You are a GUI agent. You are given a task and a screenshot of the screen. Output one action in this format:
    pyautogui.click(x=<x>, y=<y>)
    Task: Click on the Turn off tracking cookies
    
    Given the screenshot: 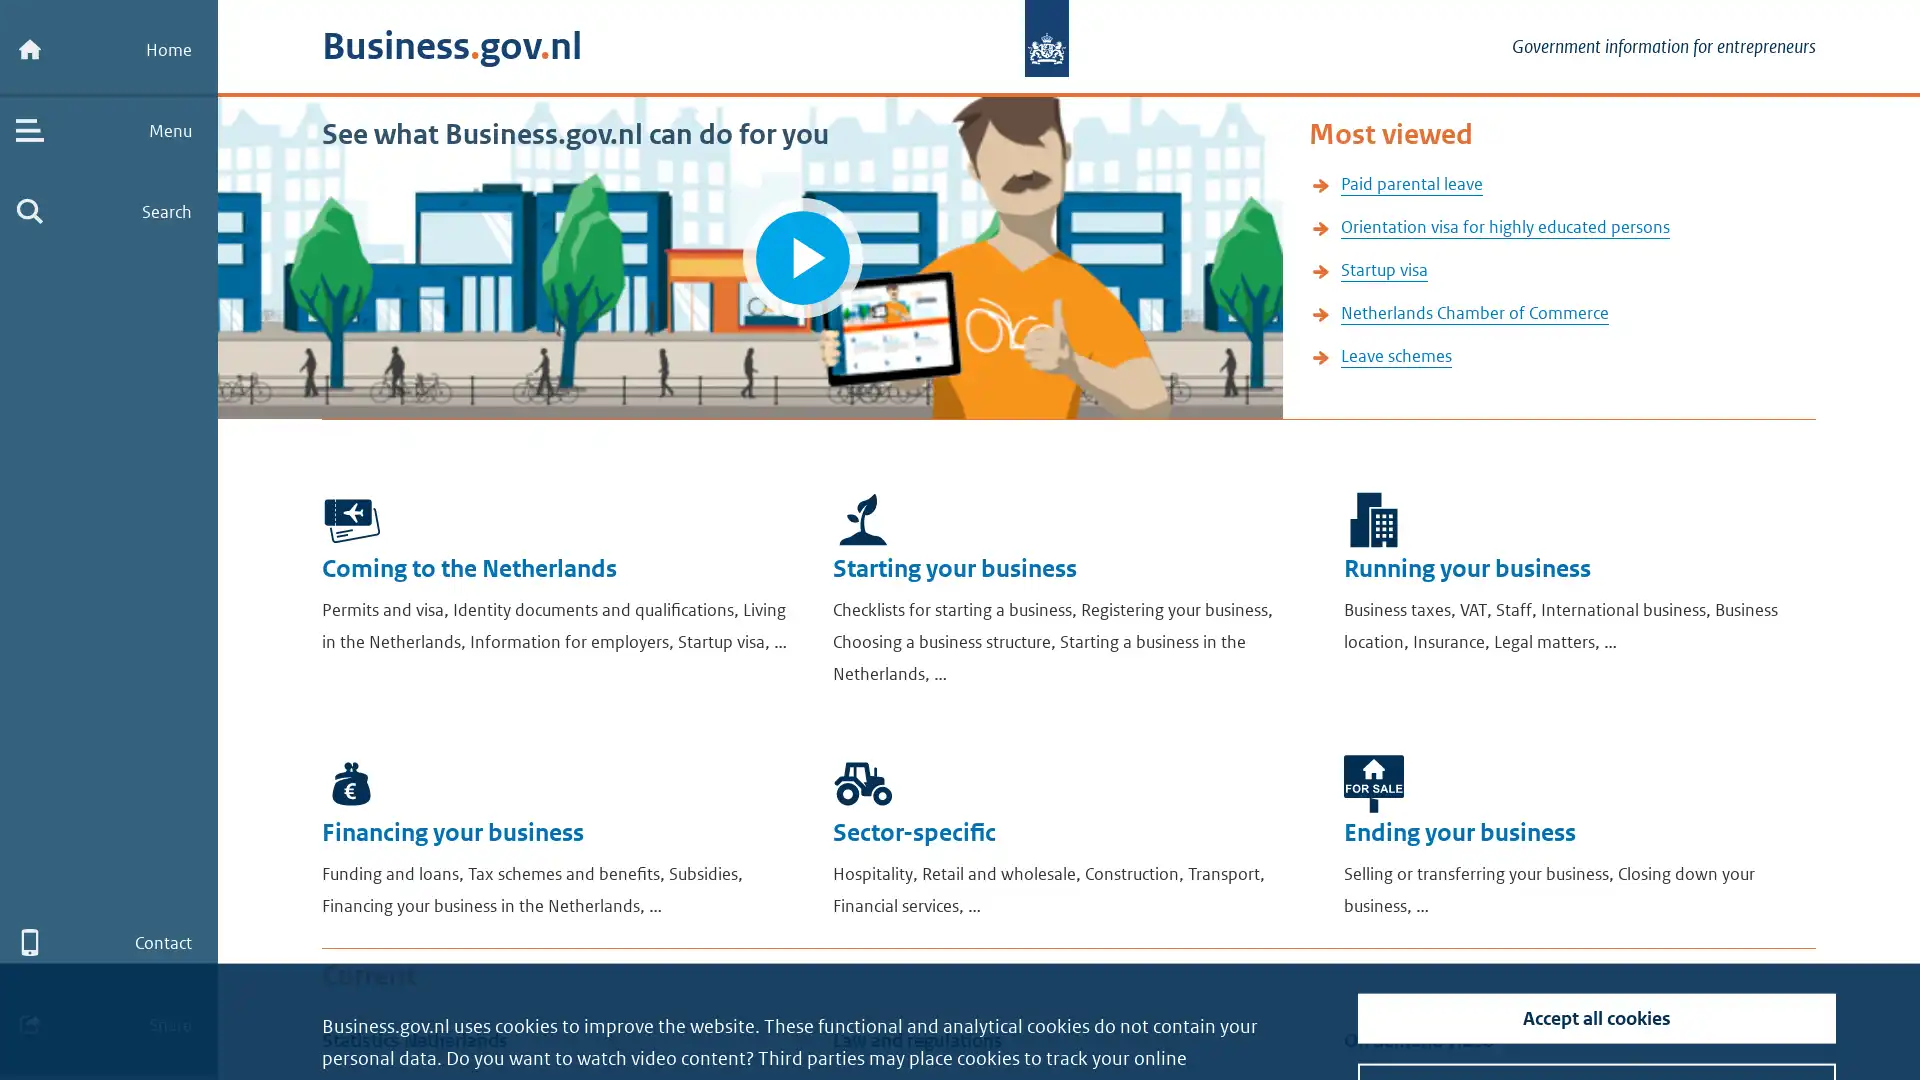 What is the action you would take?
    pyautogui.click(x=1596, y=1014)
    